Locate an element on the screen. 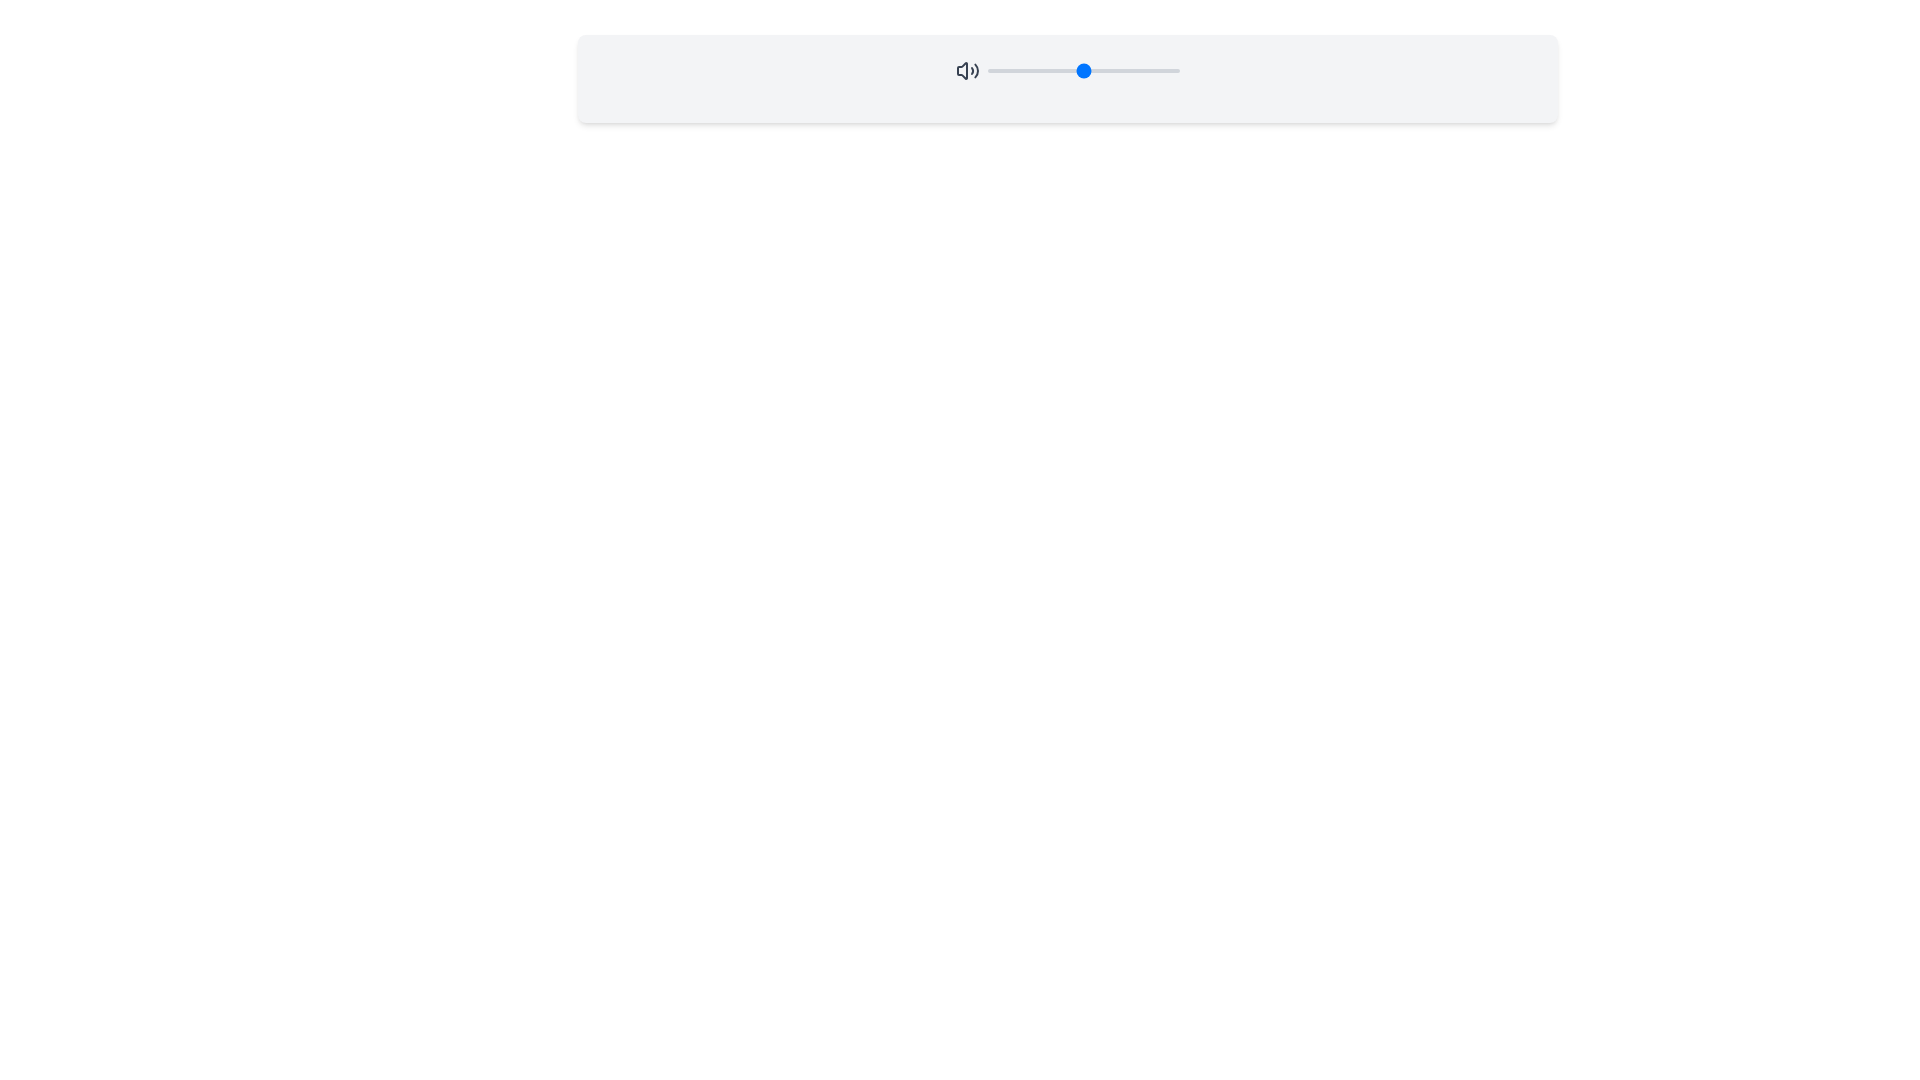  the slider is located at coordinates (1166, 69).